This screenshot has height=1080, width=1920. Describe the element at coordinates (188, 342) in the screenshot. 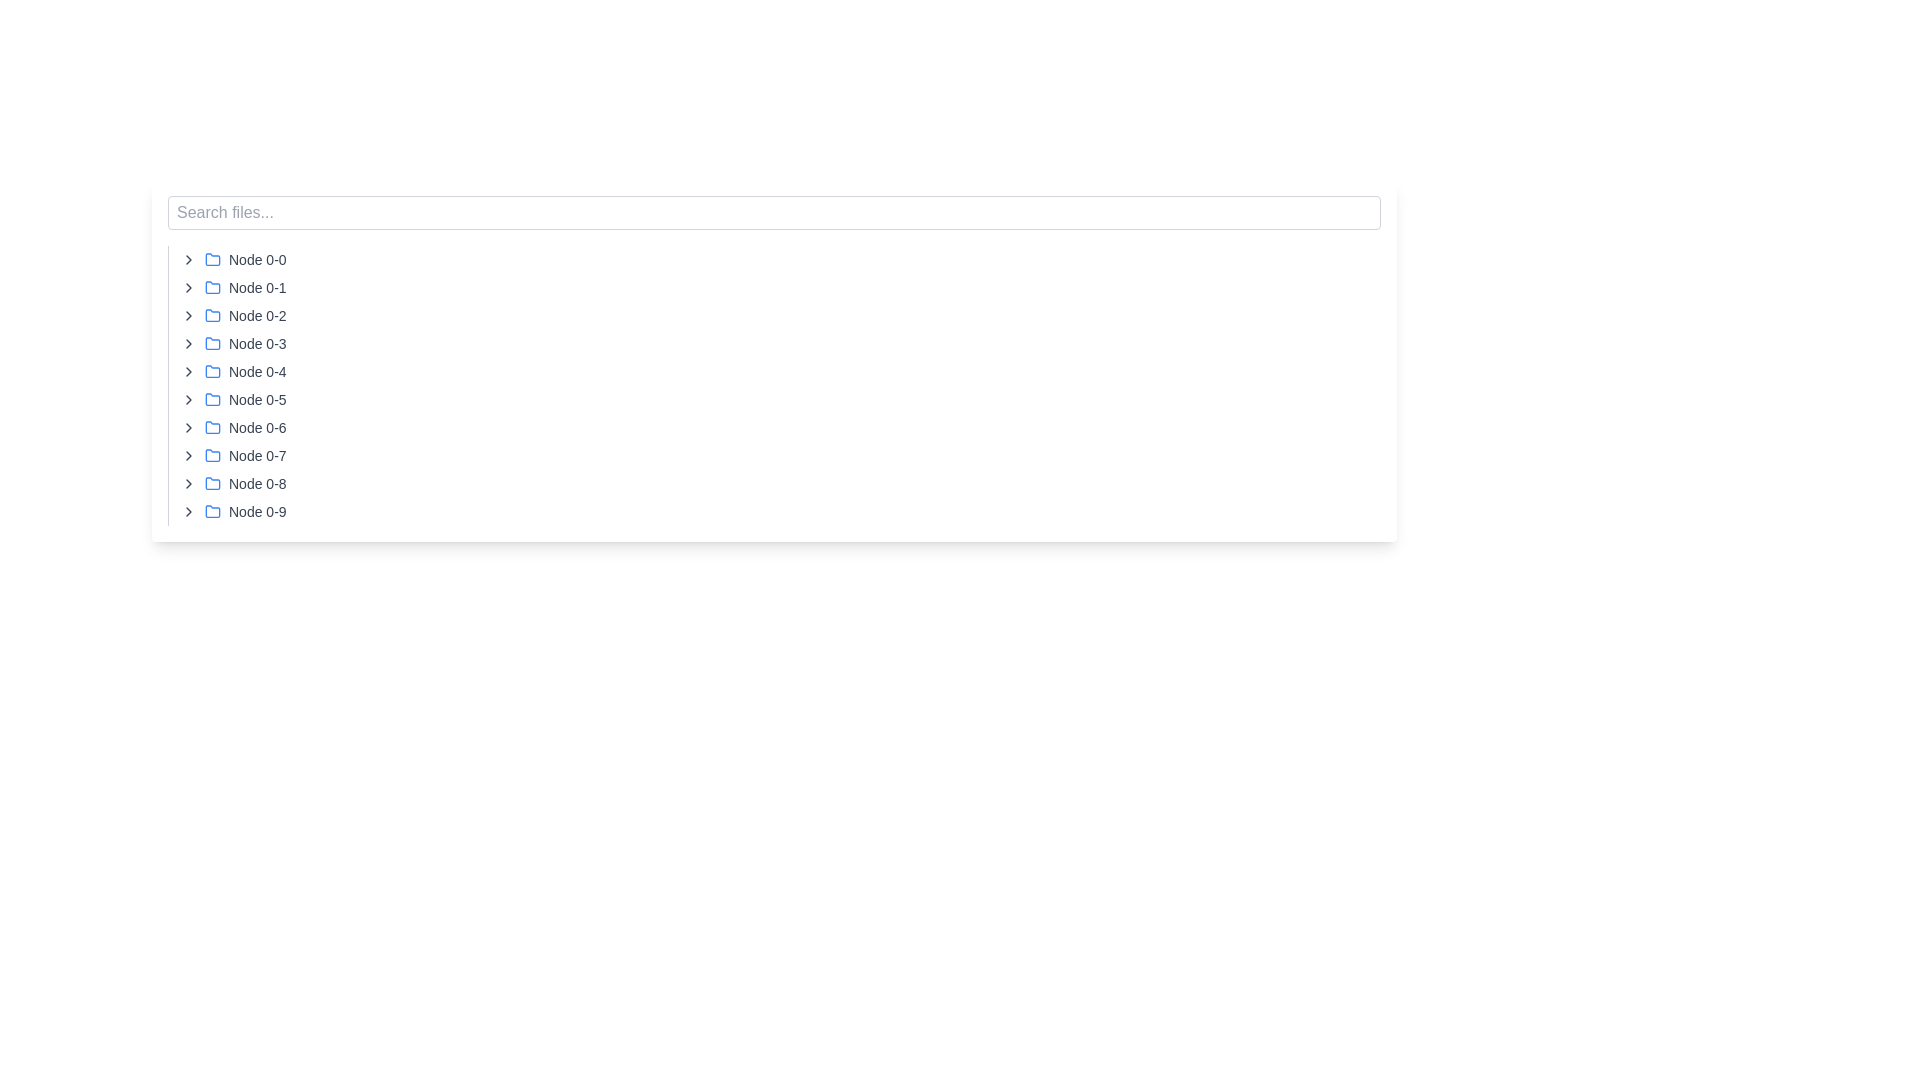

I see `the toggle button located to the left of the folder icon for 'Node 0-3'` at that location.